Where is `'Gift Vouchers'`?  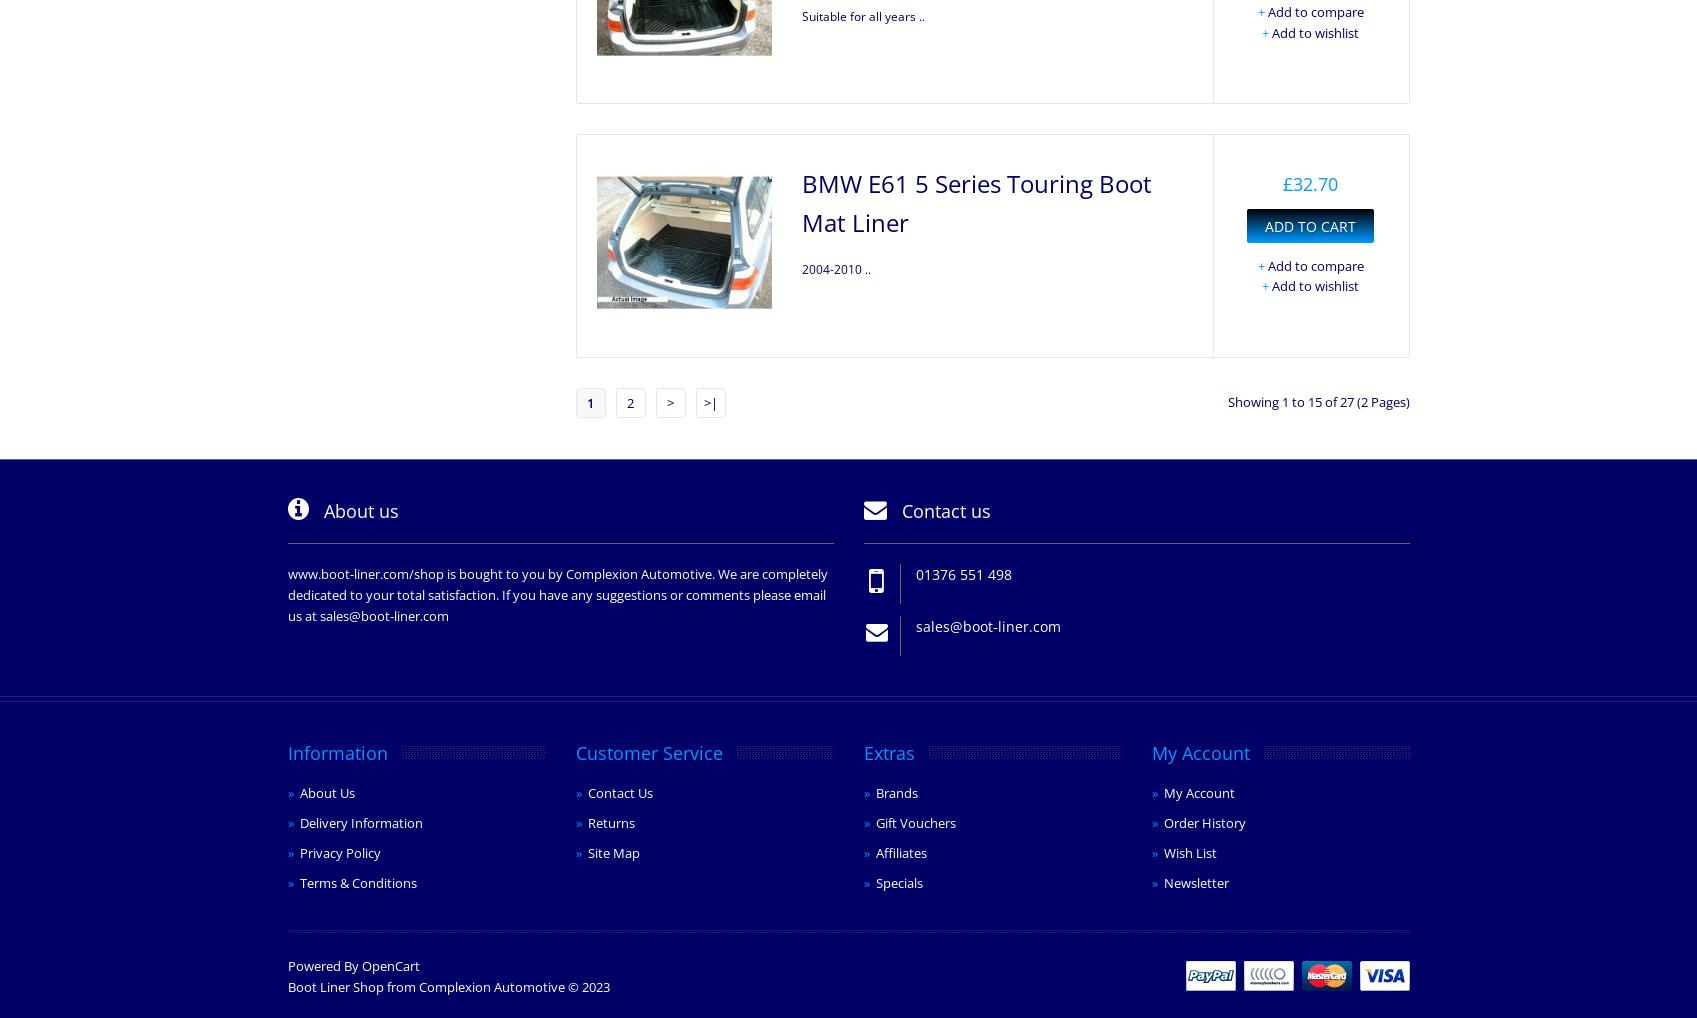 'Gift Vouchers' is located at coordinates (873, 821).